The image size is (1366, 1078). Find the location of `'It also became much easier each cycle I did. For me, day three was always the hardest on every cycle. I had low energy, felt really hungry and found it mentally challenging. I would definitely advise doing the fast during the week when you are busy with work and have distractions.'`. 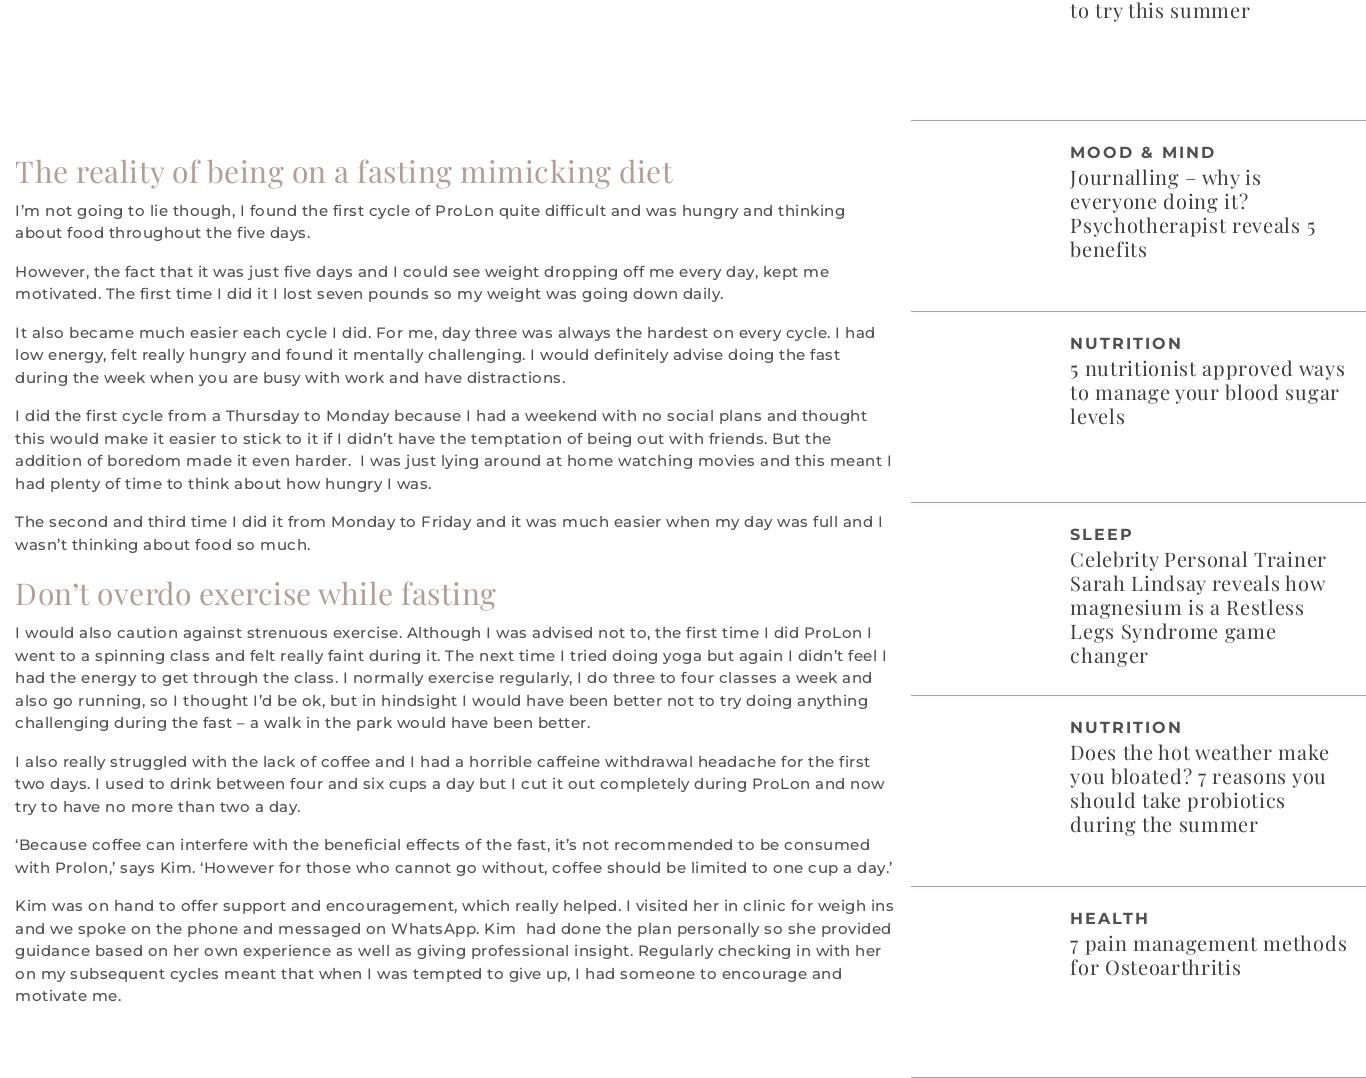

'It also became much easier each cycle I did. For me, day three was always the hardest on every cycle. I had low energy, felt really hungry and found it mentally challenging. I would definitely advise doing the fast during the week when you are busy with work and have distractions.' is located at coordinates (444, 354).